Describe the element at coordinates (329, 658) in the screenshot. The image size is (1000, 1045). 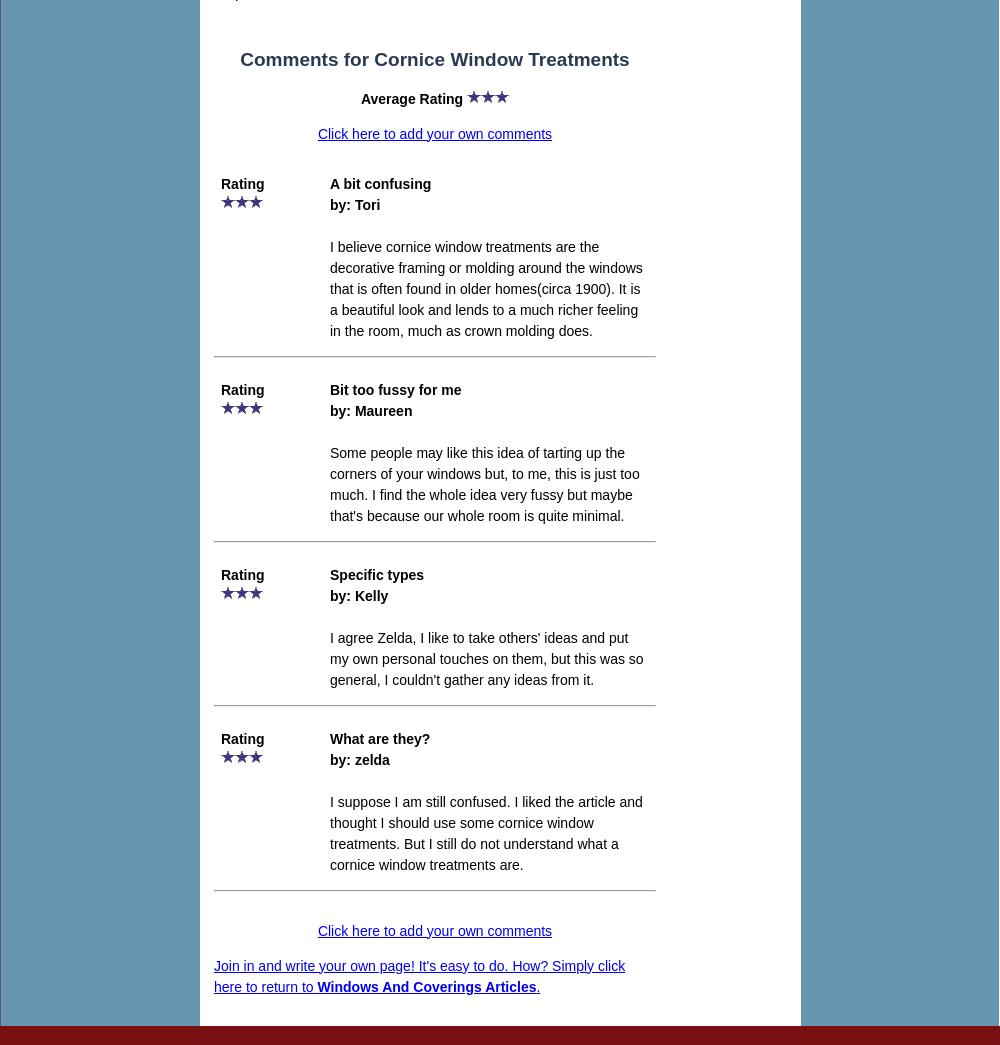
I see `'I agree Zelda, I like to take others' ideas and put my own personal touches on them, but this was so general, I couldn't gather any ideas from it.'` at that location.